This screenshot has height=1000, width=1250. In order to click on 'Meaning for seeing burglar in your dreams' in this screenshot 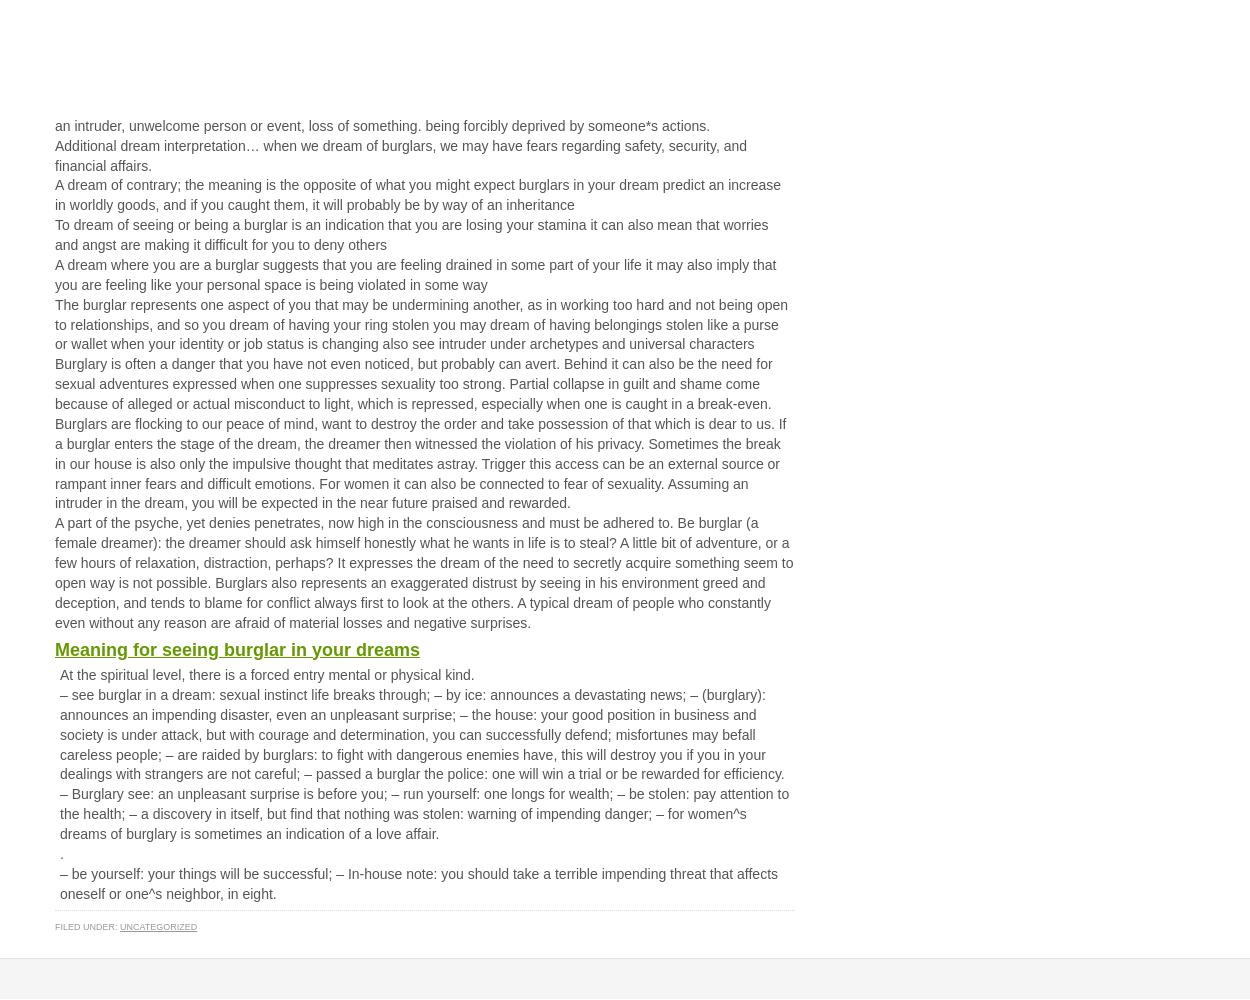, I will do `click(236, 649)`.